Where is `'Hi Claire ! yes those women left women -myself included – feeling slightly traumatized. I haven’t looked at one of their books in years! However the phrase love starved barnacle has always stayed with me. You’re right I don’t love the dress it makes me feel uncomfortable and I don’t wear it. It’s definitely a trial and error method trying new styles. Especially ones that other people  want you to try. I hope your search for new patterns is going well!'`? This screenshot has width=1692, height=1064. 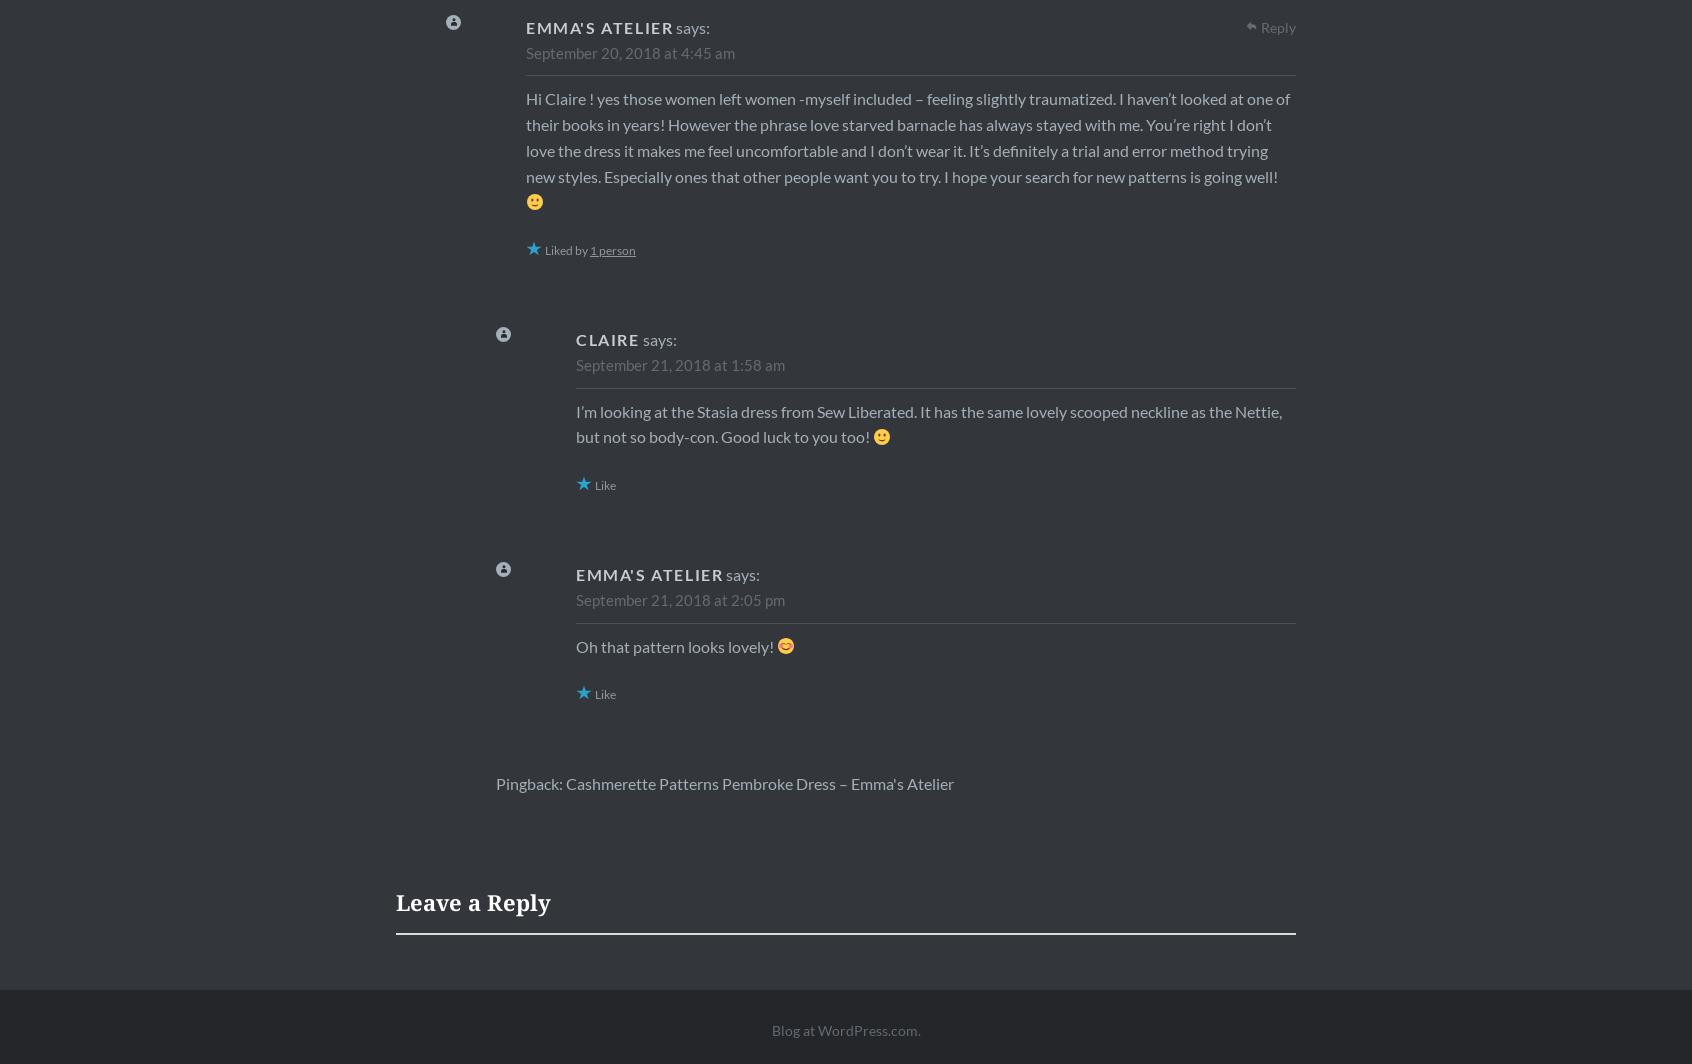 'Hi Claire ! yes those women left women -myself included – feeling slightly traumatized. I haven’t looked at one of their books in years! However the phrase love starved barnacle has always stayed with me. You’re right I don’t love the dress it makes me feel uncomfortable and I don’t wear it. It’s definitely a trial and error method trying new styles. Especially ones that other people  want you to try. I hope your search for new patterns is going well!' is located at coordinates (906, 136).